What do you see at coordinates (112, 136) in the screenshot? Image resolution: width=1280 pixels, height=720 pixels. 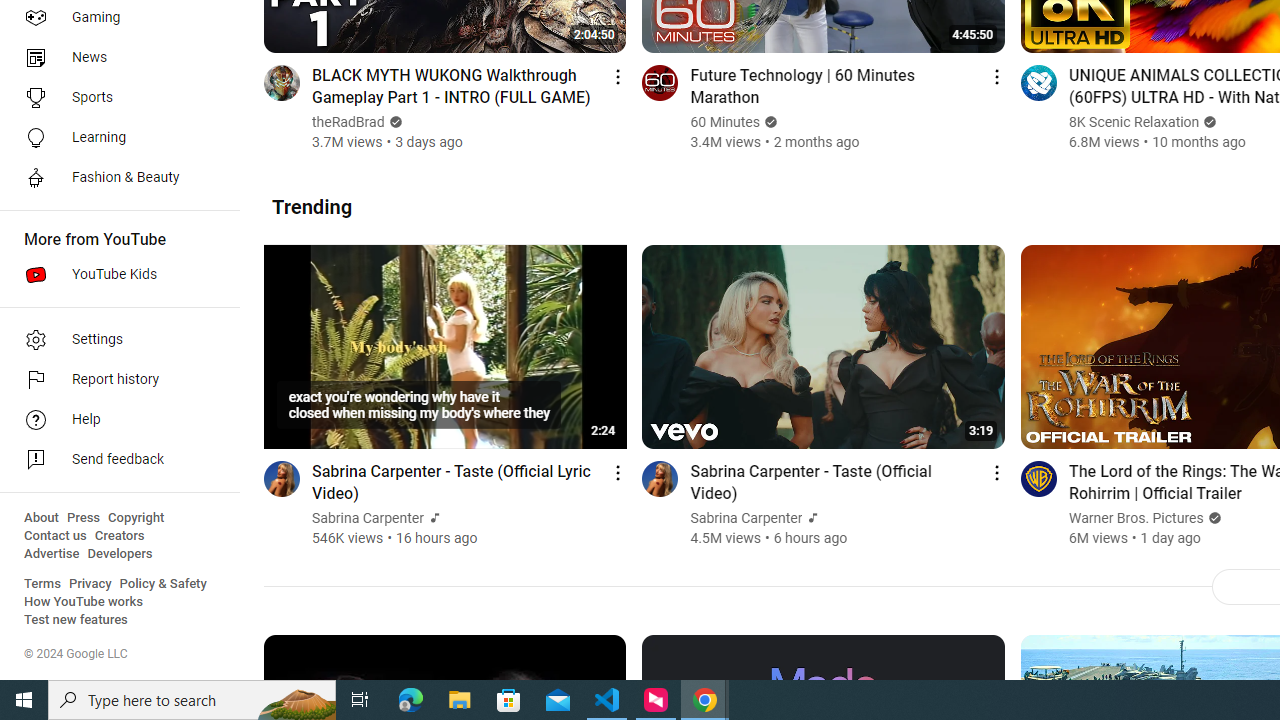 I see `'Learning'` at bounding box center [112, 136].